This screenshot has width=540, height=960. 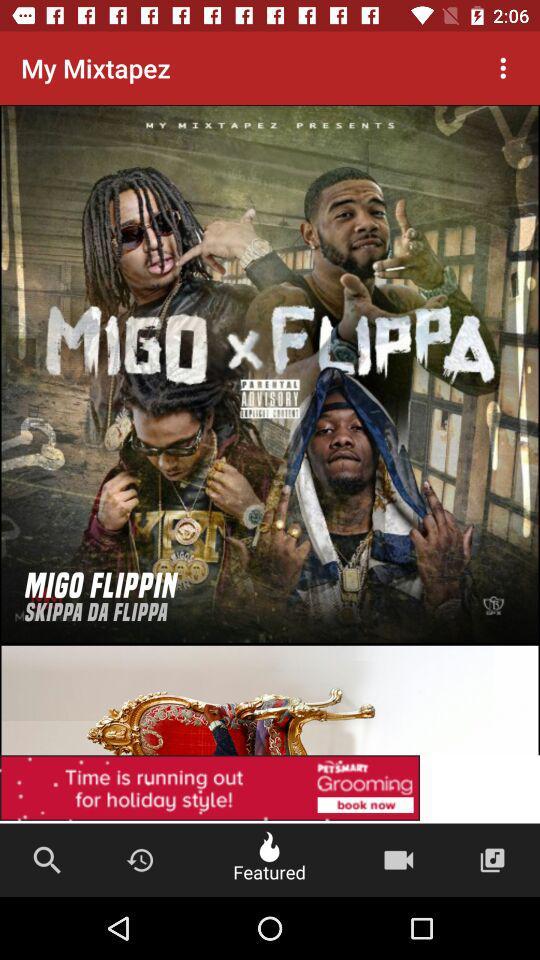 What do you see at coordinates (502, 68) in the screenshot?
I see `icon at the top right corner` at bounding box center [502, 68].